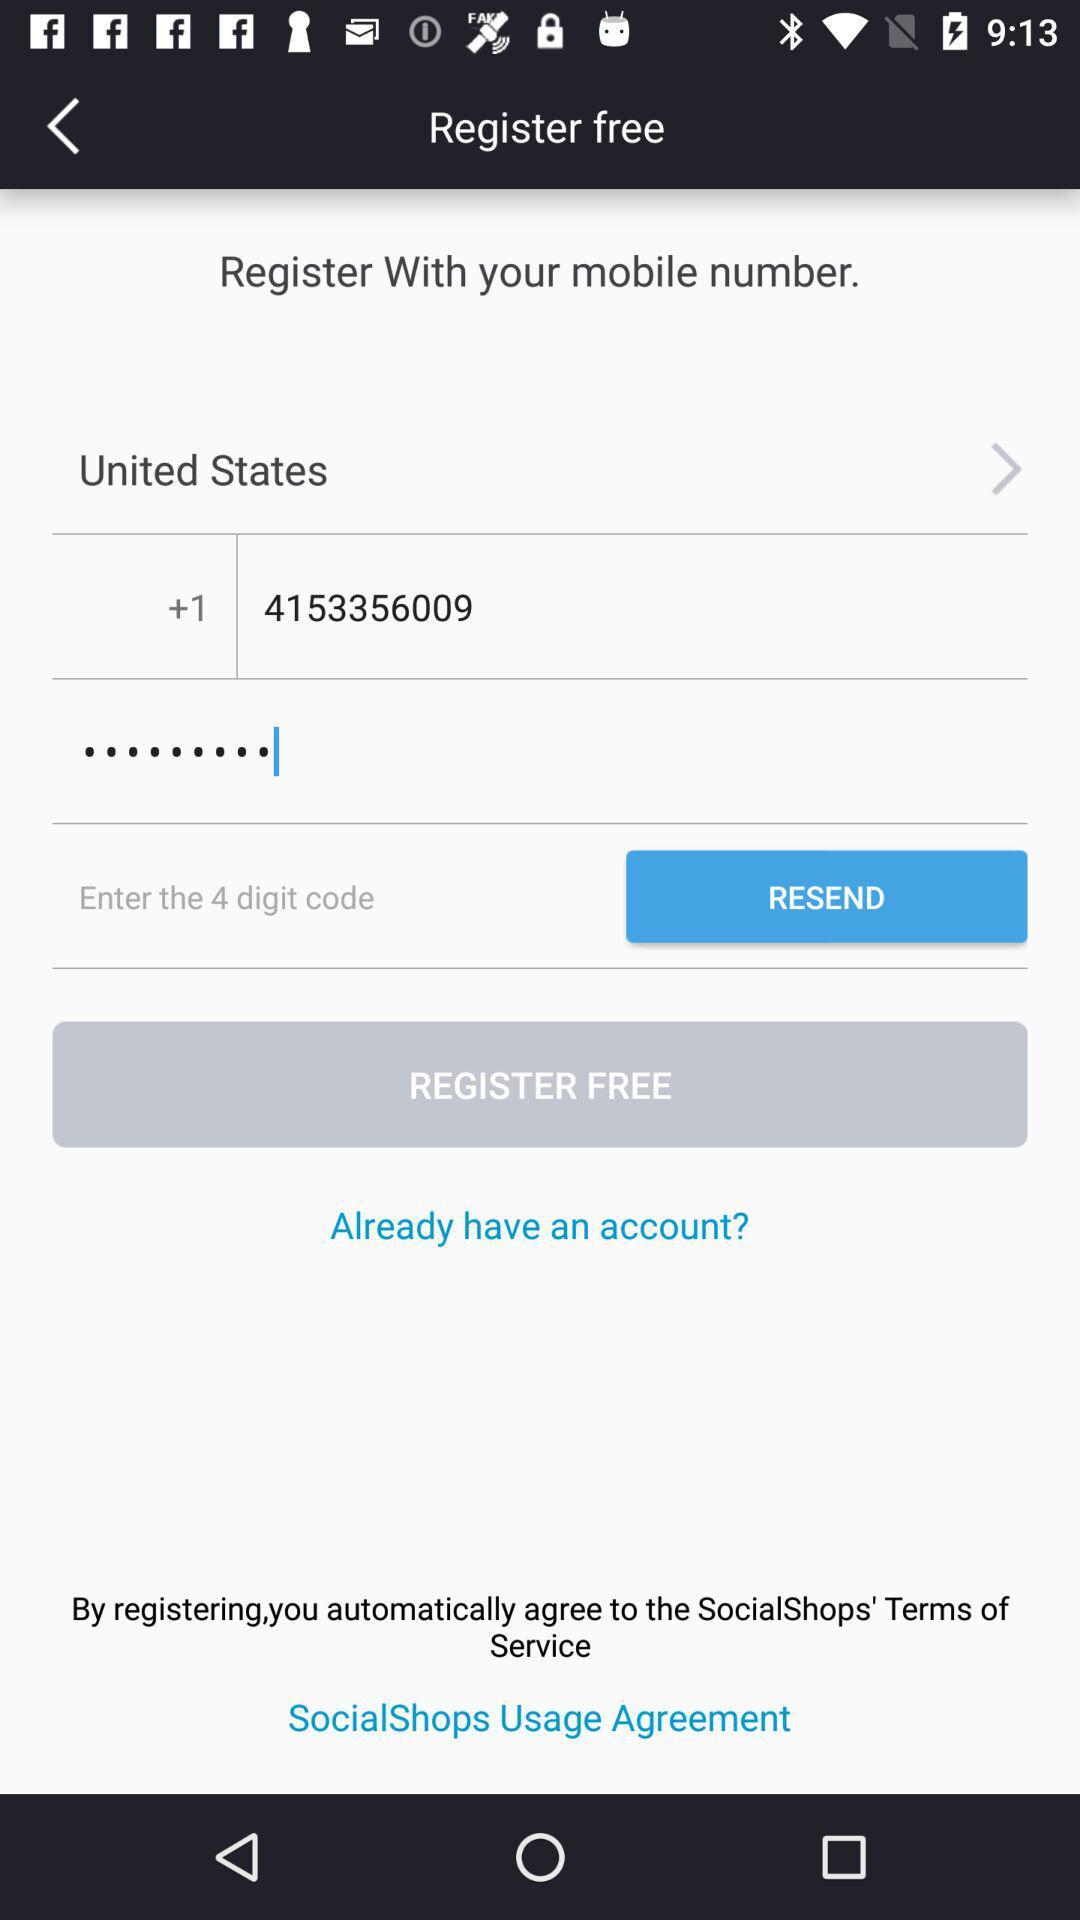  Describe the element at coordinates (540, 750) in the screenshot. I see `crowd3116 item` at that location.